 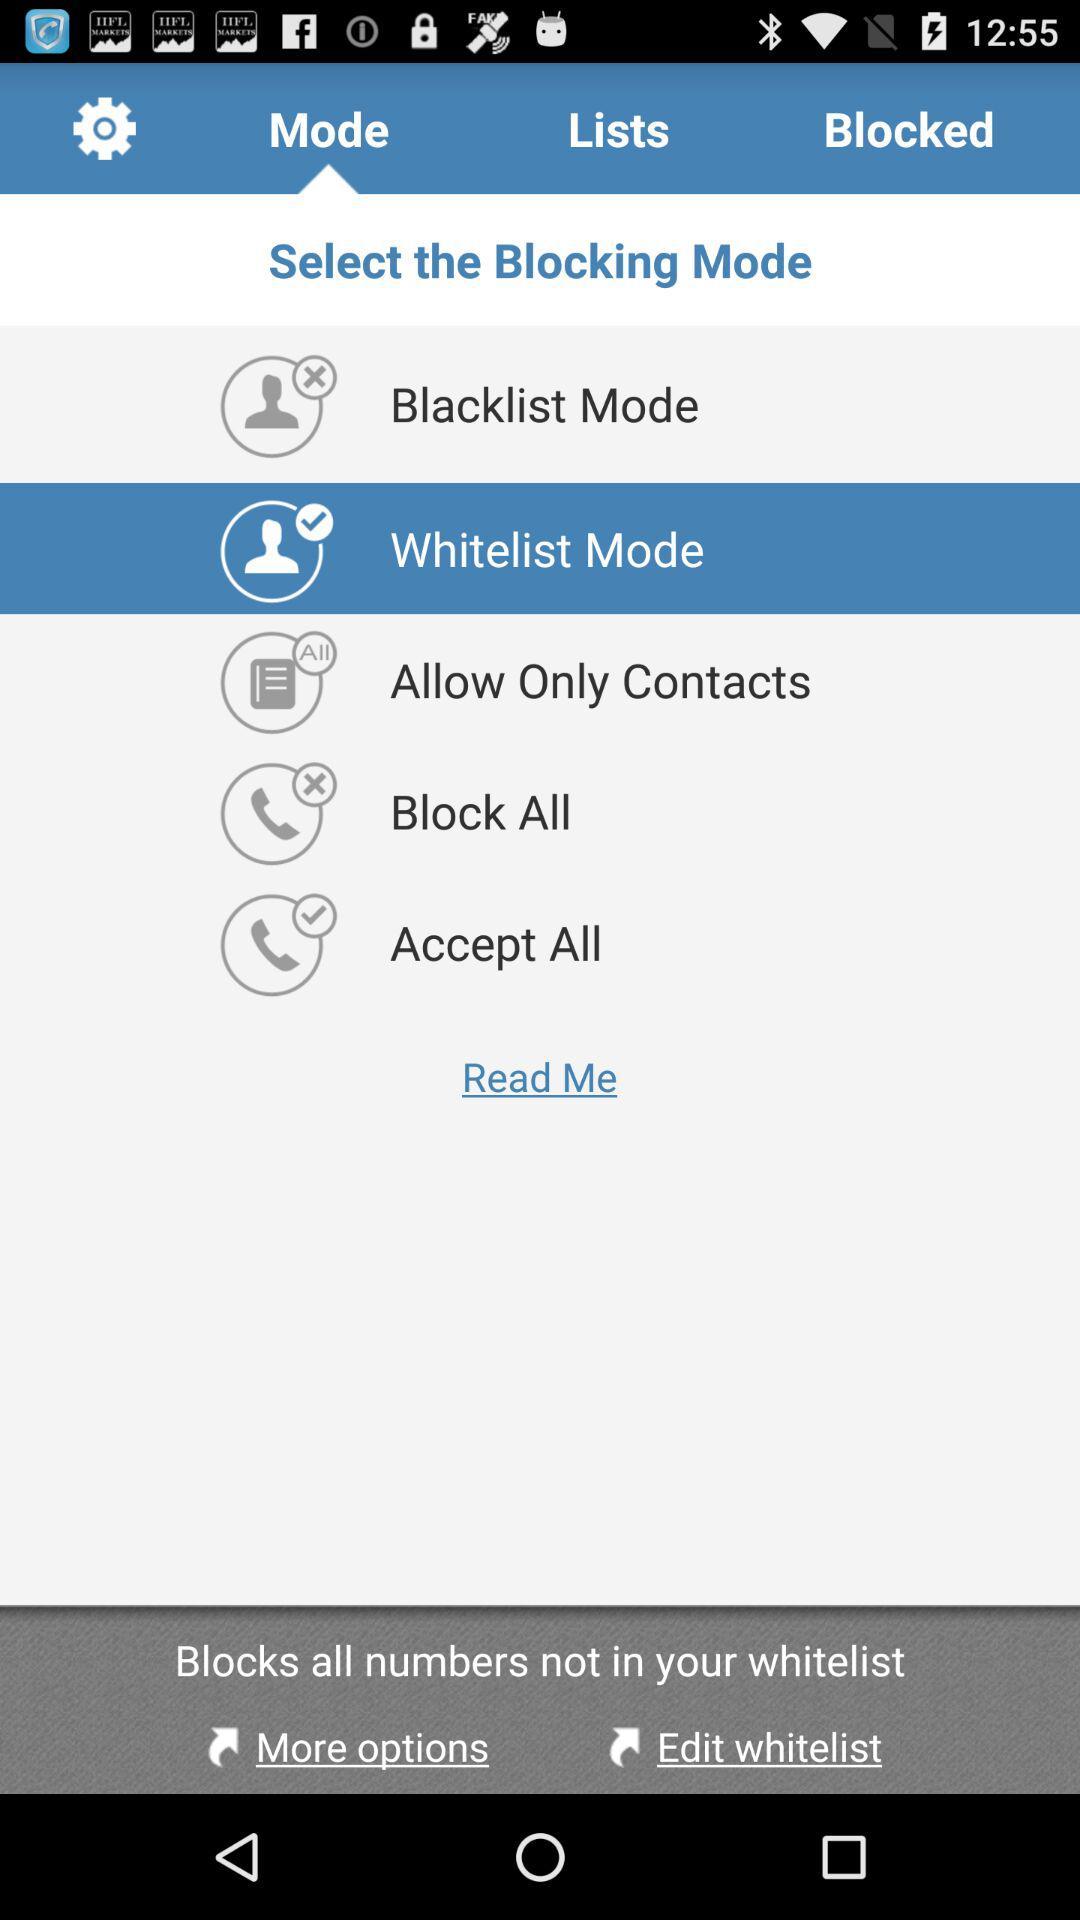 What do you see at coordinates (342, 1745) in the screenshot?
I see `more options item` at bounding box center [342, 1745].